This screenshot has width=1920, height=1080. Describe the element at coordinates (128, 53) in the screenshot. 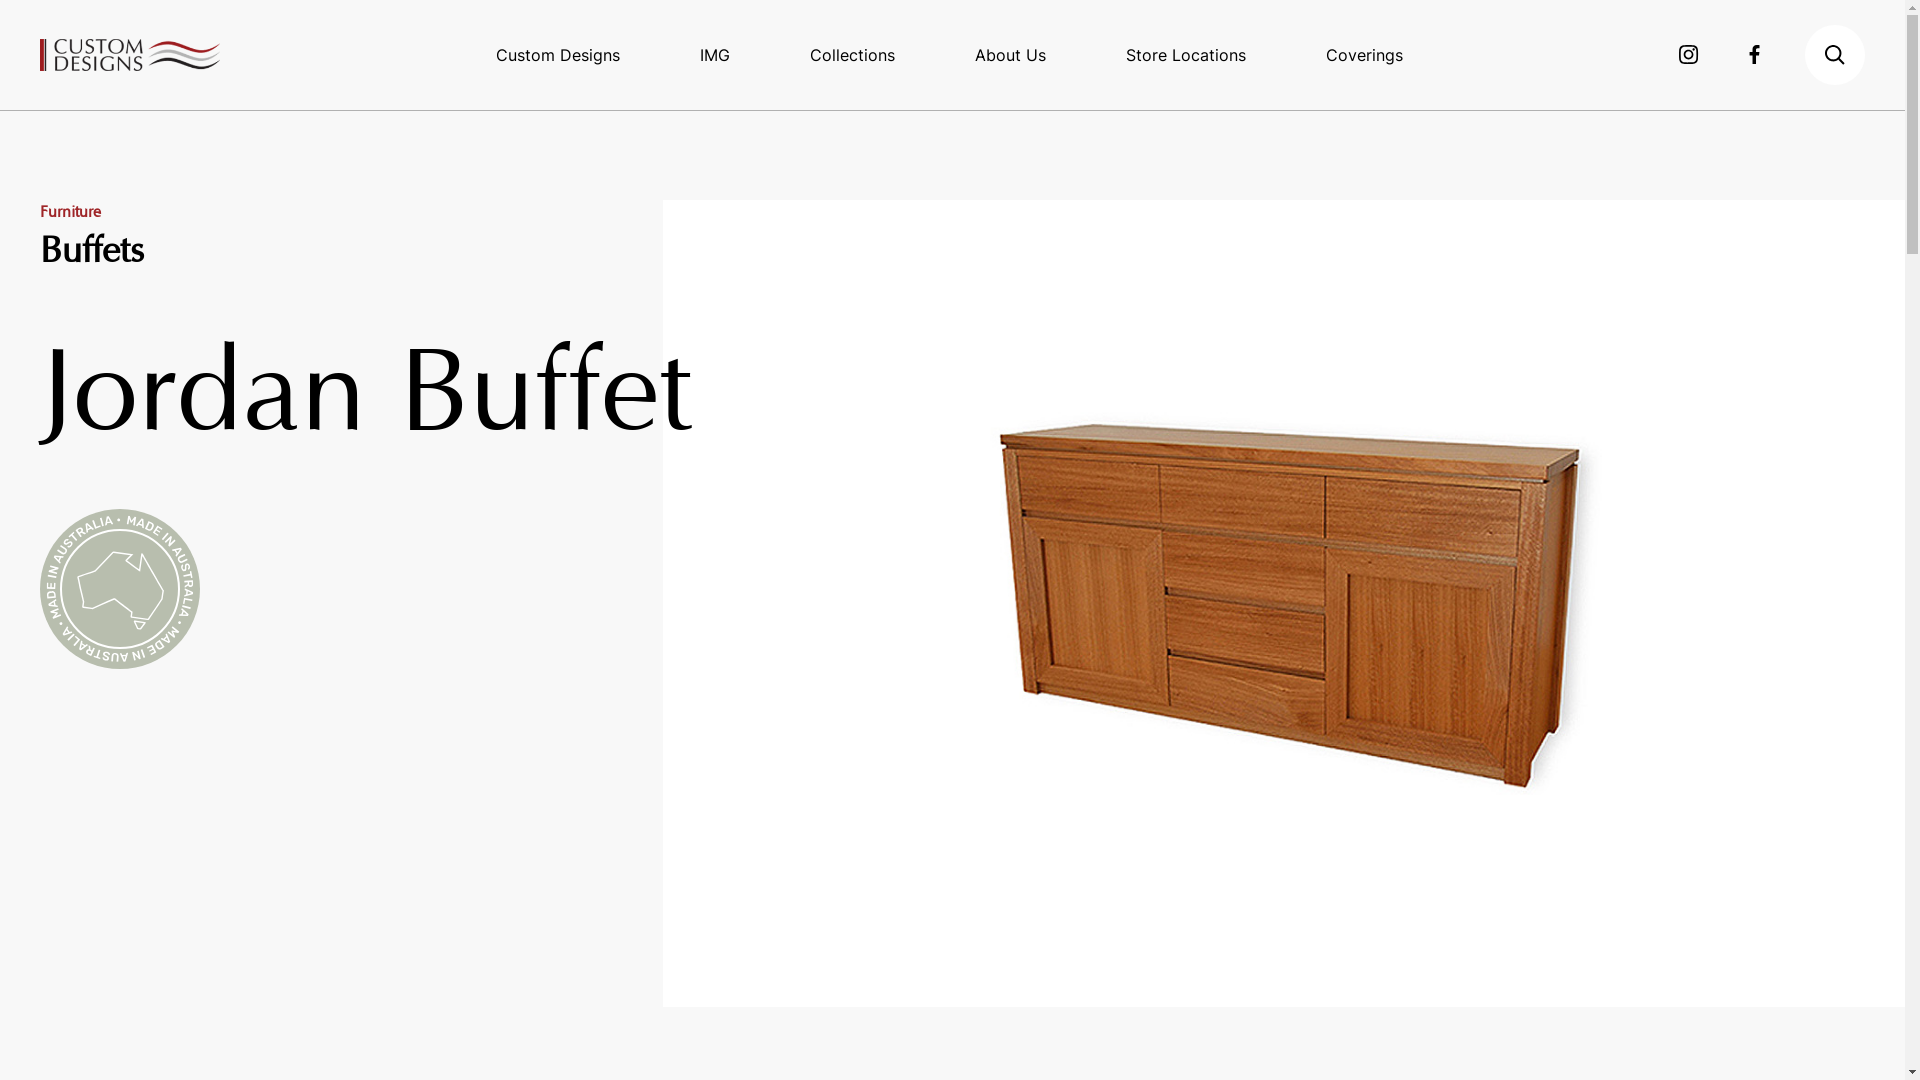

I see `'Custom Designs'` at that location.